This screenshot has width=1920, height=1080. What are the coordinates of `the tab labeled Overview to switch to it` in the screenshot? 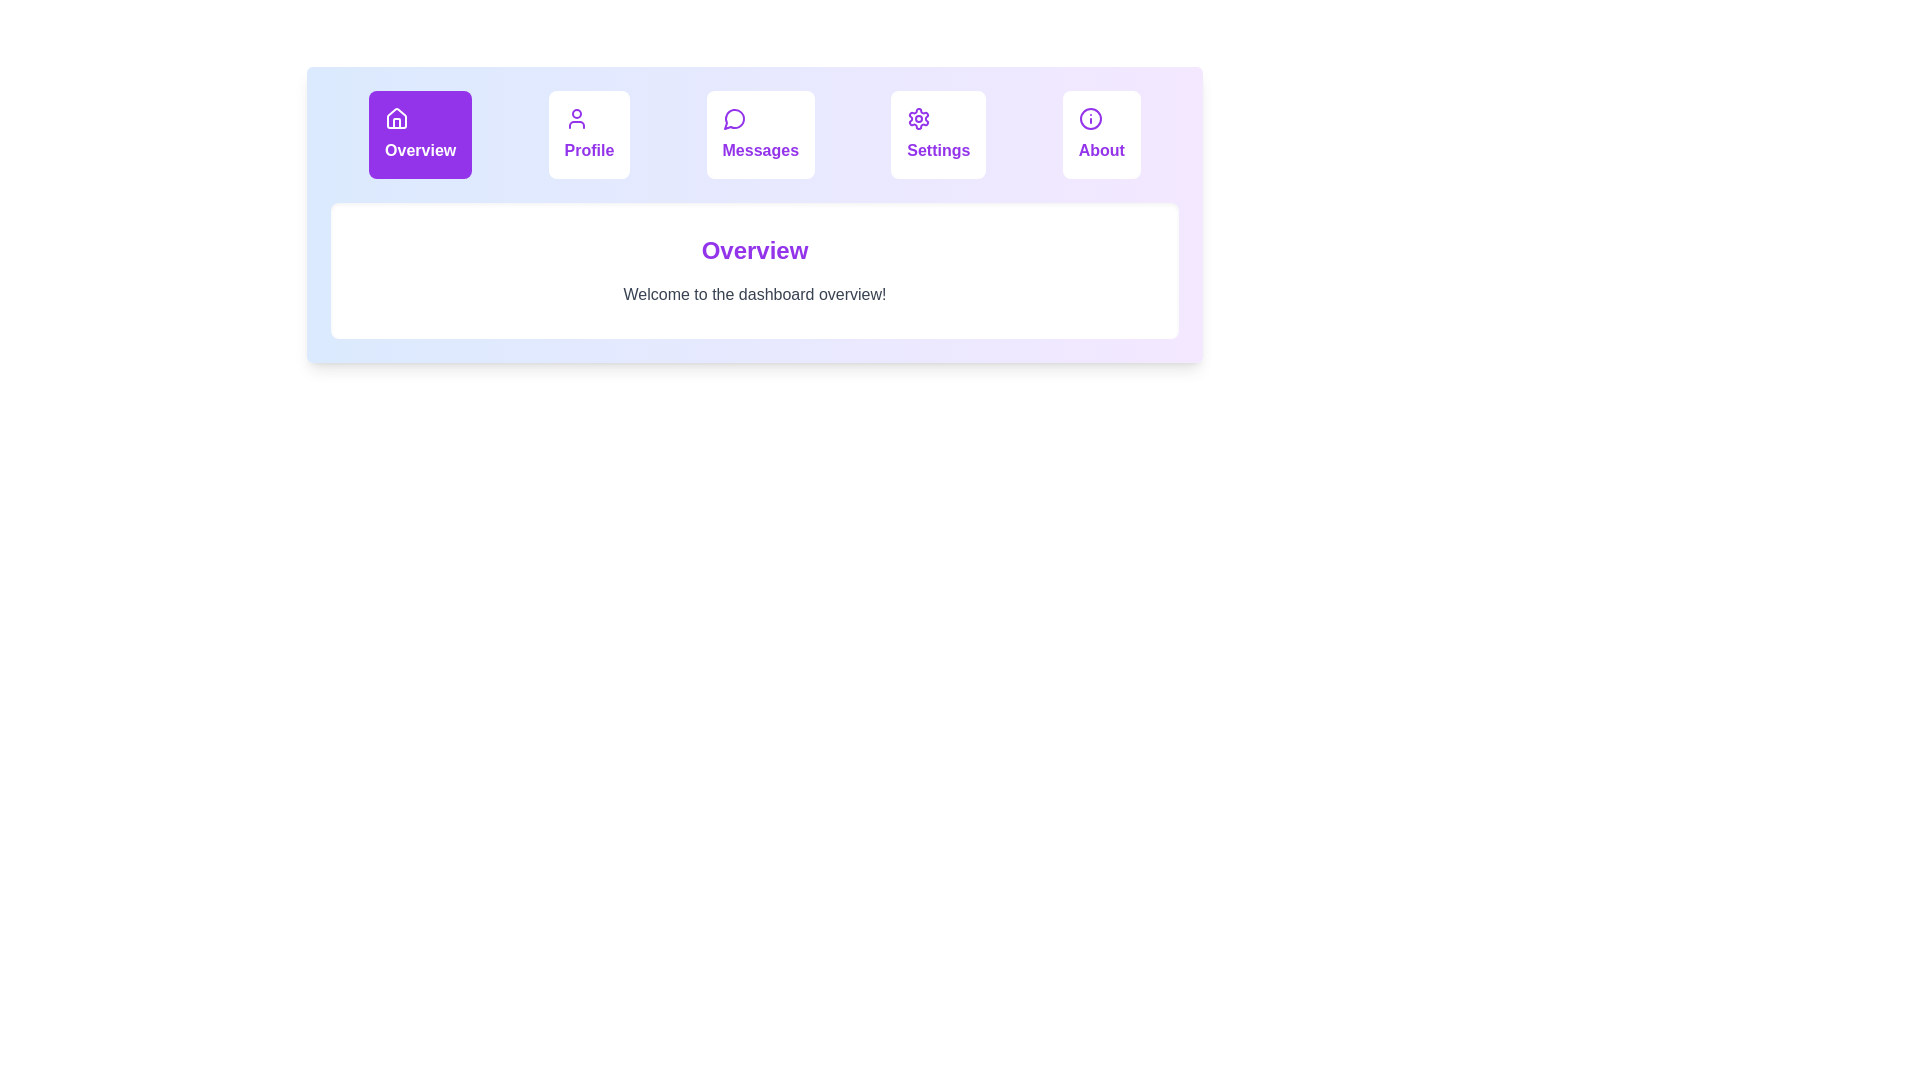 It's located at (419, 135).